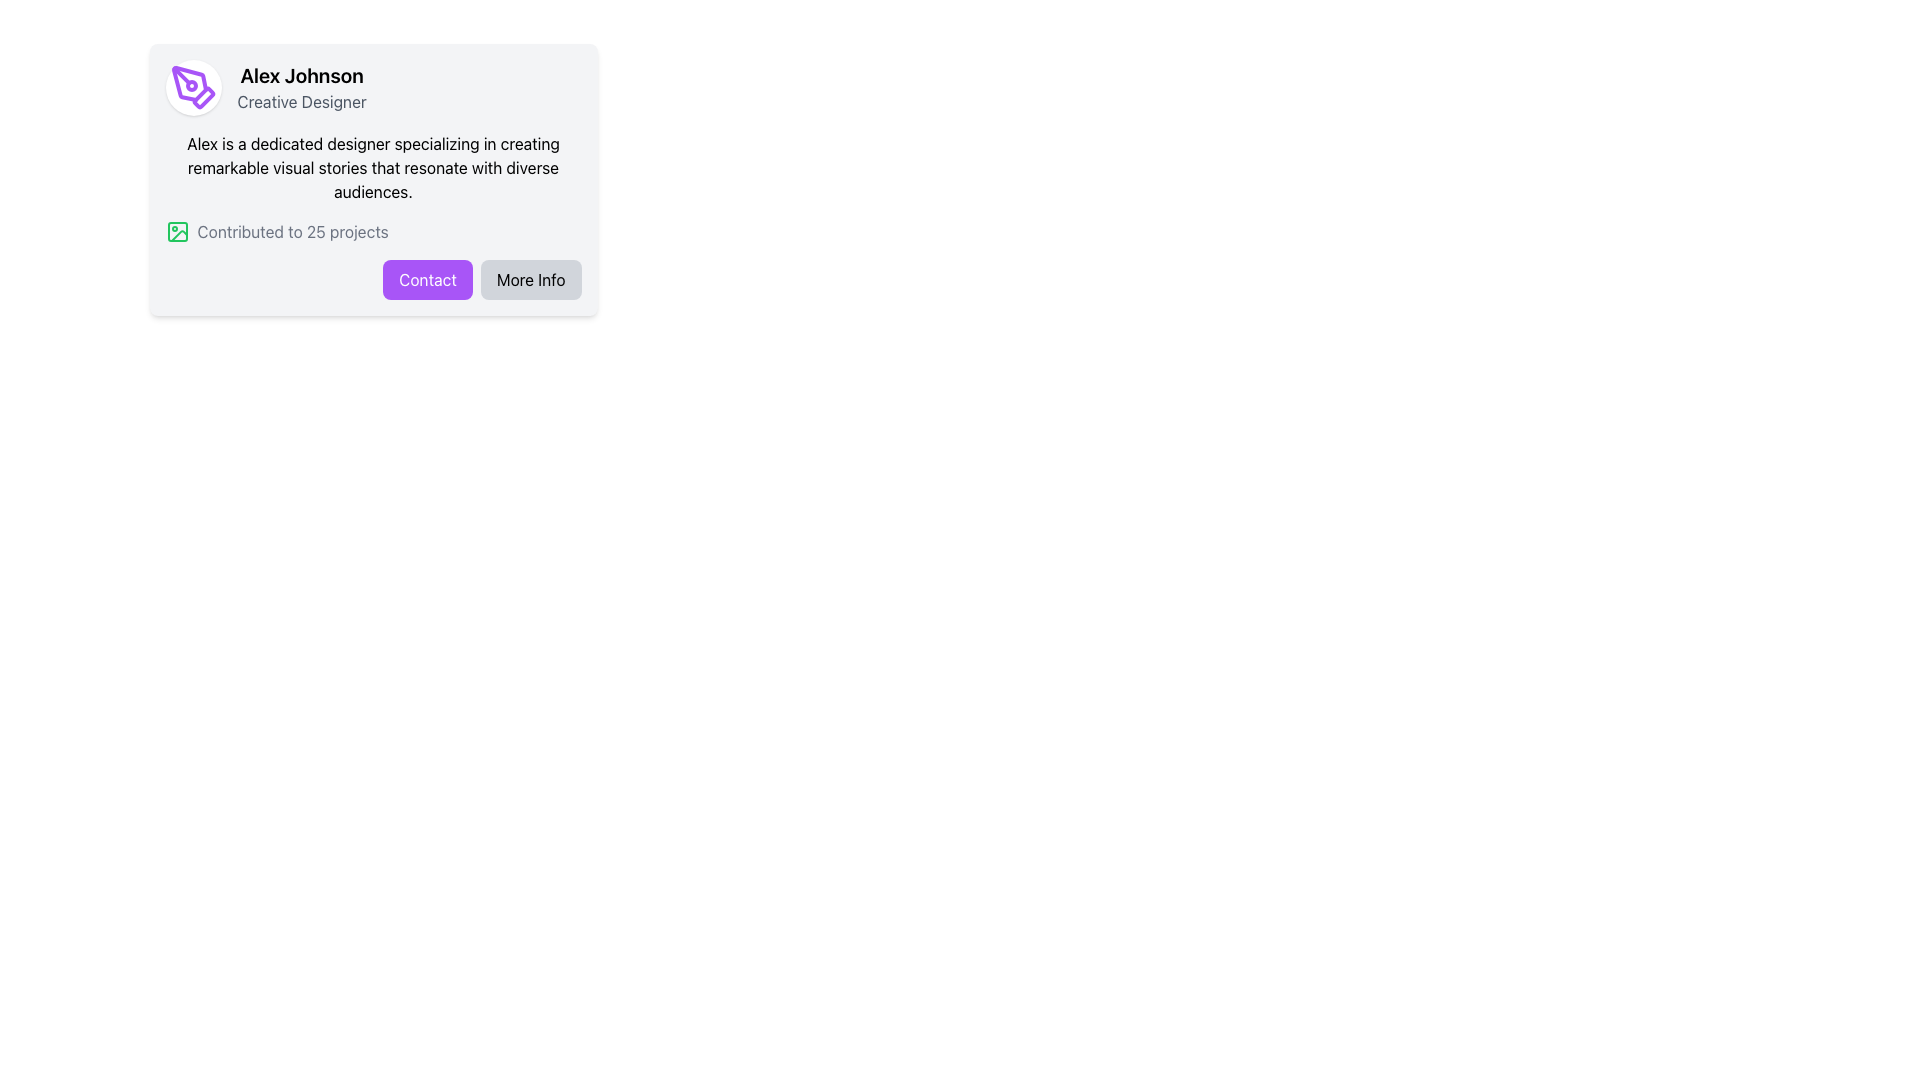 This screenshot has width=1920, height=1080. What do you see at coordinates (193, 87) in the screenshot?
I see `the round icon with a white background and a purple pen-like symbol inside, located at the top-left corner of Alex Johnson's profile card` at bounding box center [193, 87].